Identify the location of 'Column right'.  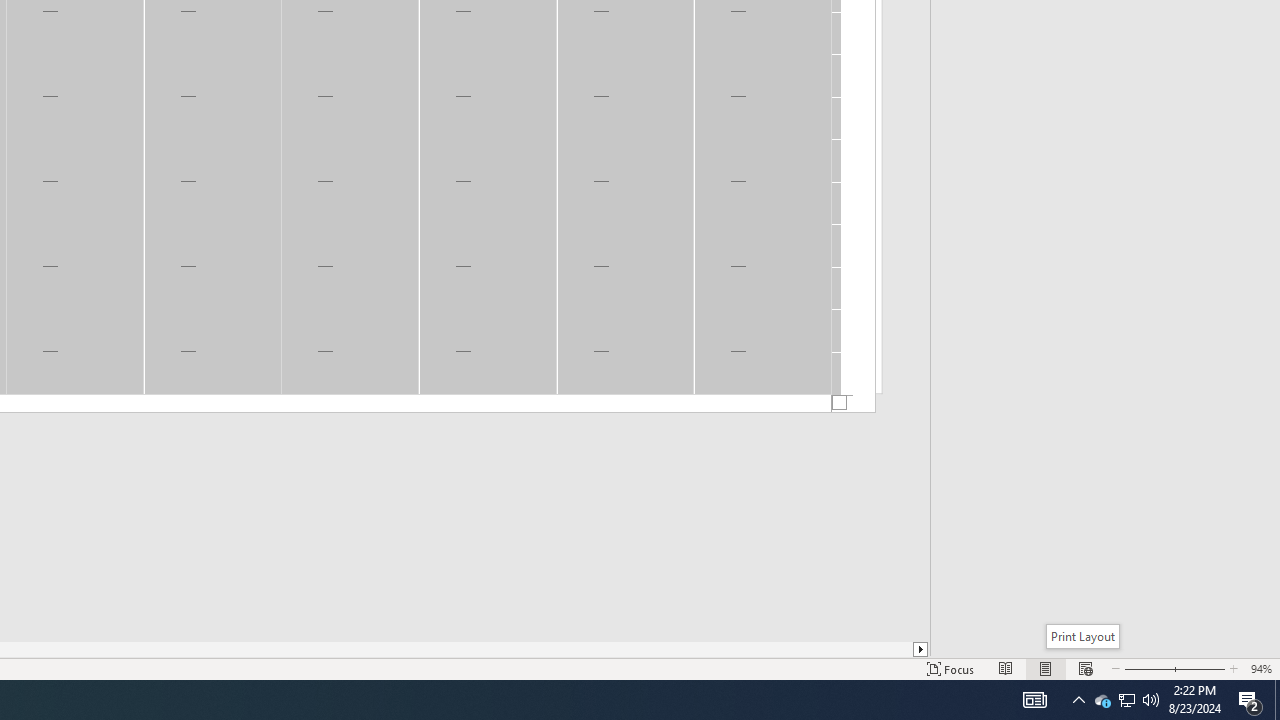
(920, 649).